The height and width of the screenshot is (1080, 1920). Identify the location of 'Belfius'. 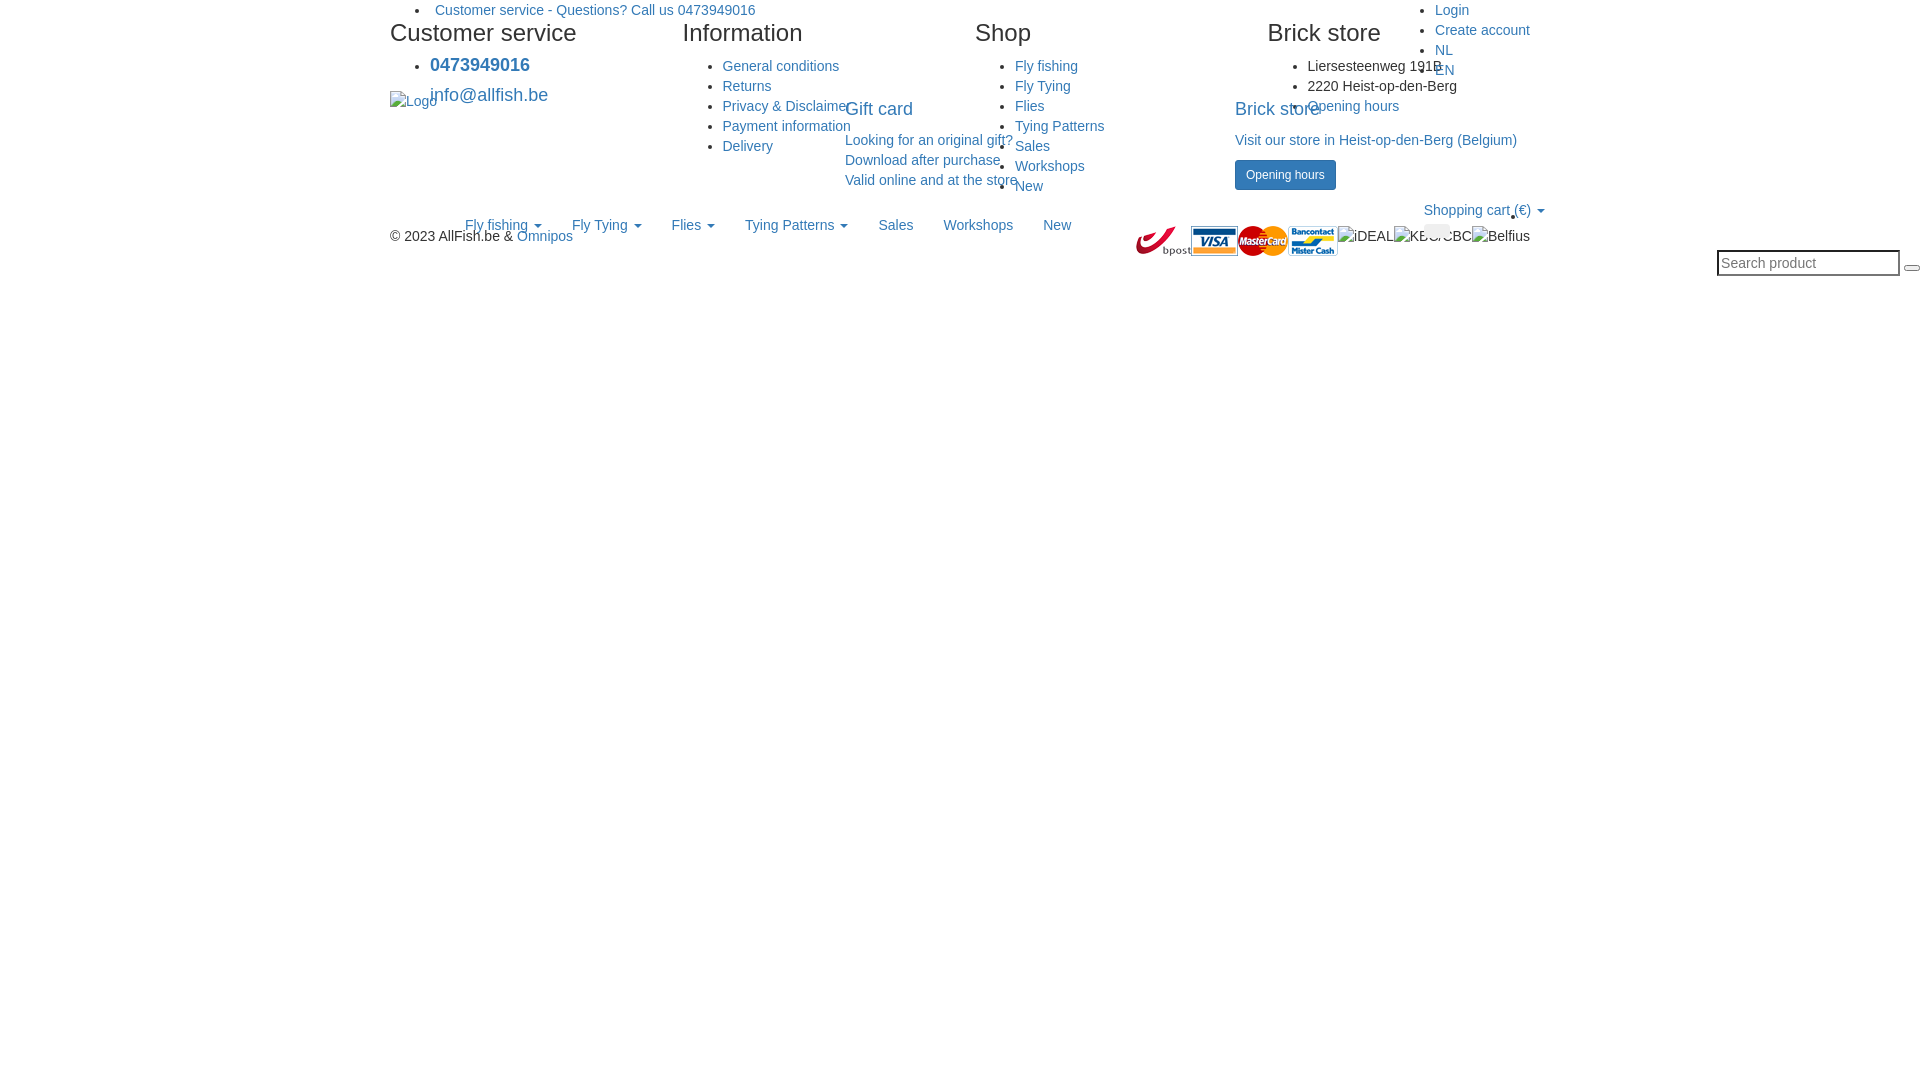
(1501, 234).